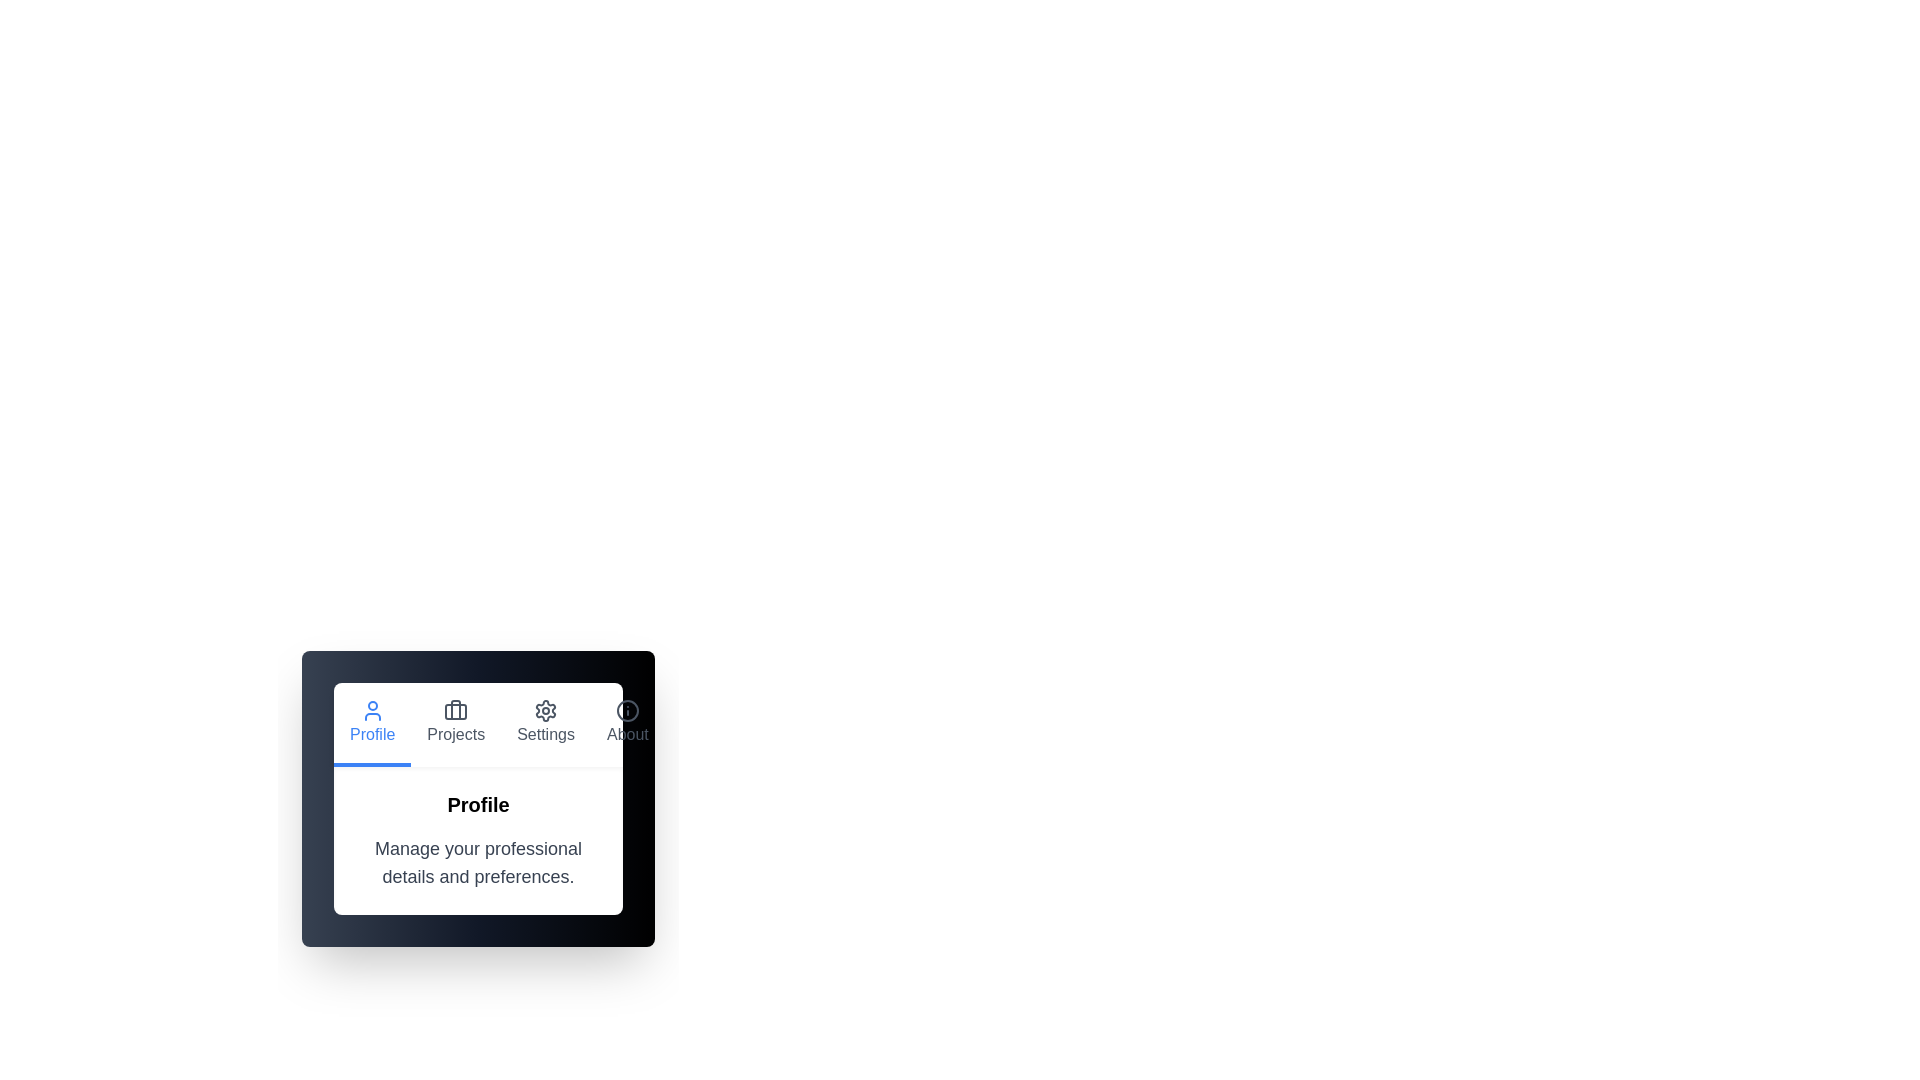 This screenshot has height=1080, width=1920. Describe the element at coordinates (627, 725) in the screenshot. I see `the About tab to navigate to its corresponding content` at that location.